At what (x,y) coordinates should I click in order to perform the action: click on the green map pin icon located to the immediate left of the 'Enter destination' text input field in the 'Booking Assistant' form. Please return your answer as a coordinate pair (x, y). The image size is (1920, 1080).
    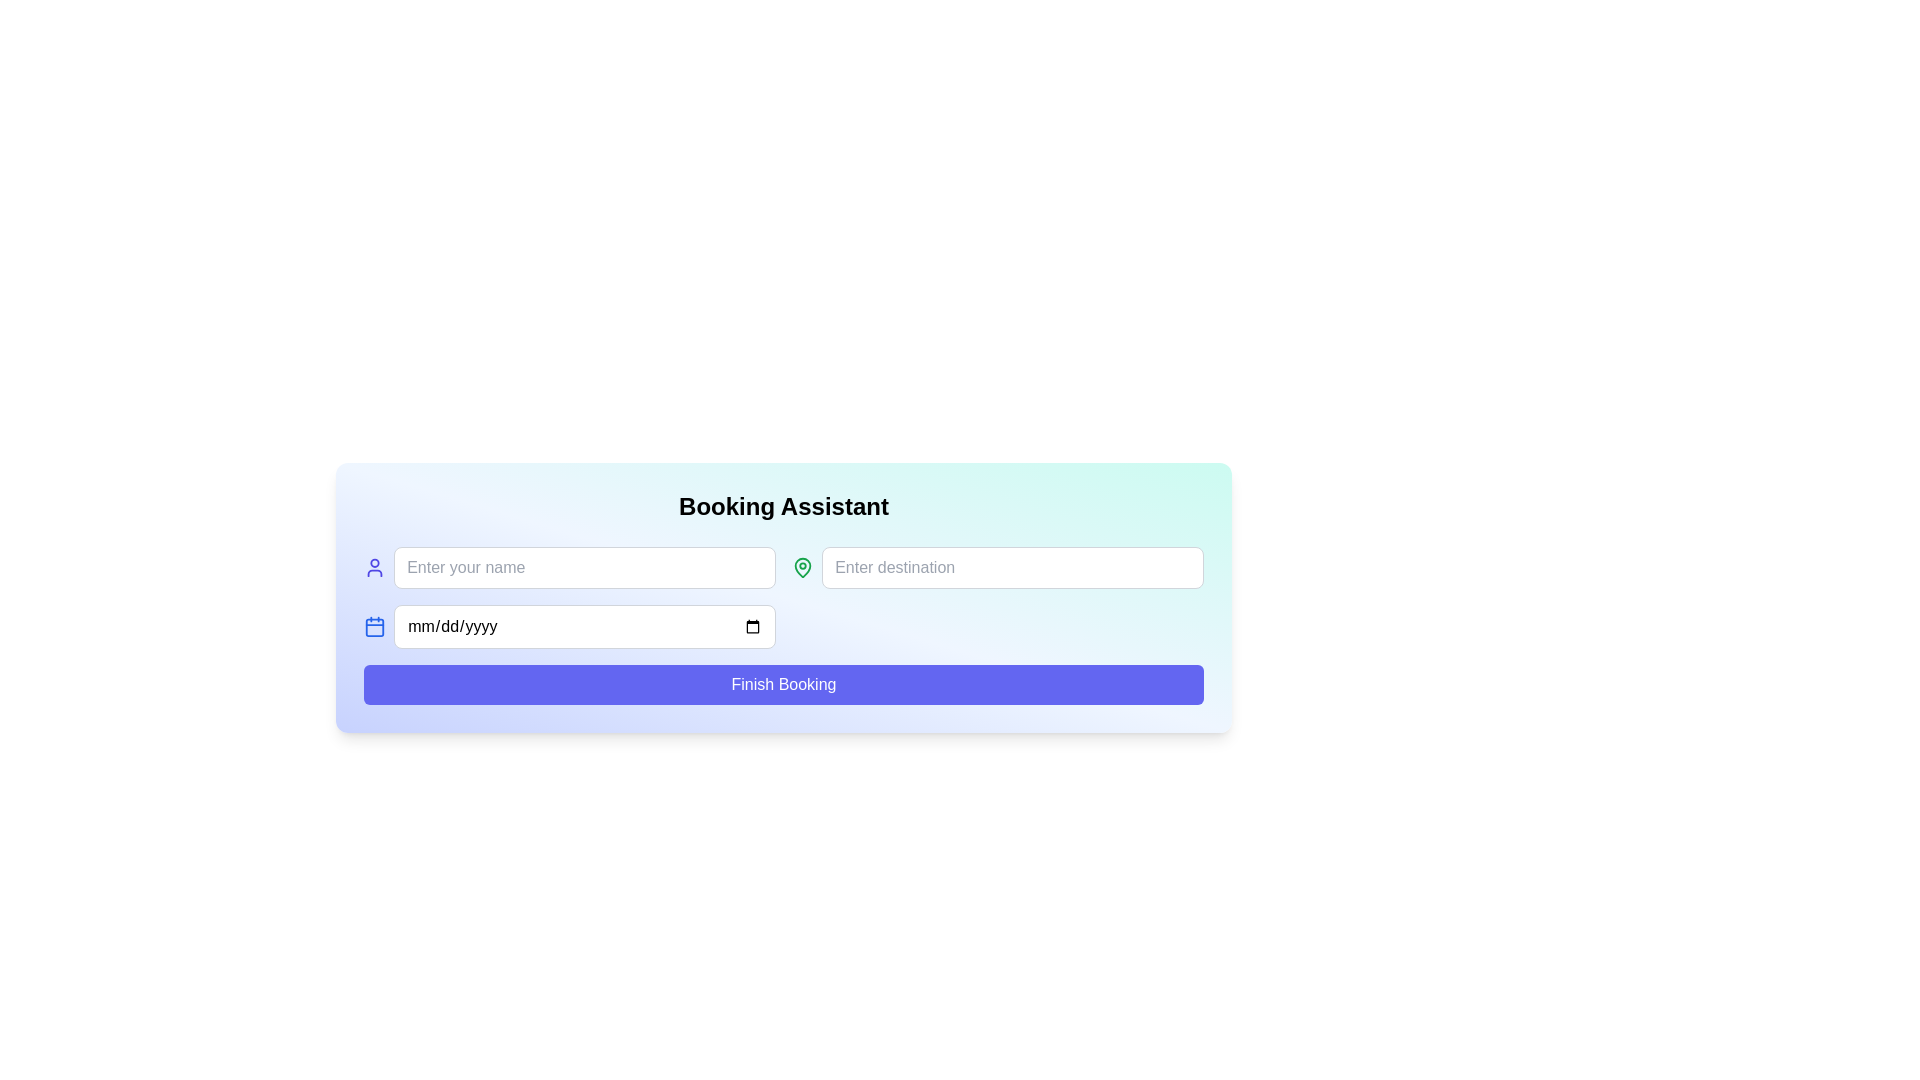
    Looking at the image, I should click on (803, 567).